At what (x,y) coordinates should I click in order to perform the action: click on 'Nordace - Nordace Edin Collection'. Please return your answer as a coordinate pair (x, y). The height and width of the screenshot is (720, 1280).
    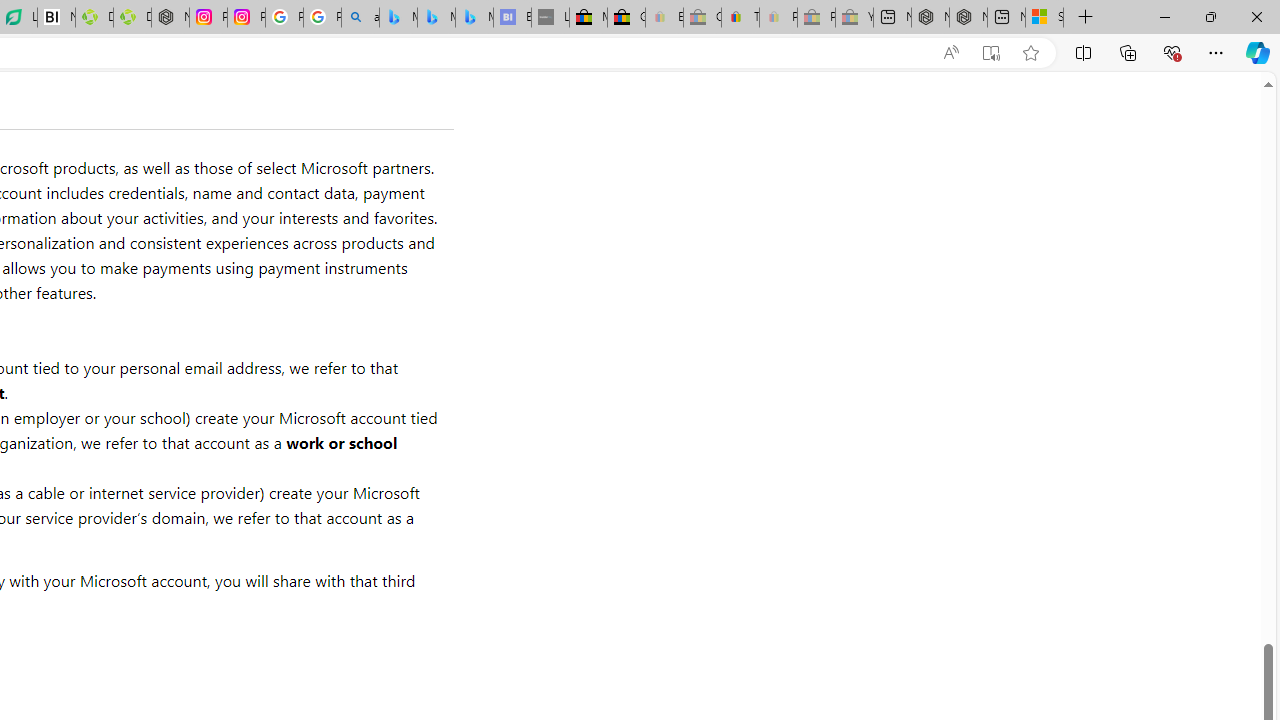
    Looking at the image, I should click on (170, 17).